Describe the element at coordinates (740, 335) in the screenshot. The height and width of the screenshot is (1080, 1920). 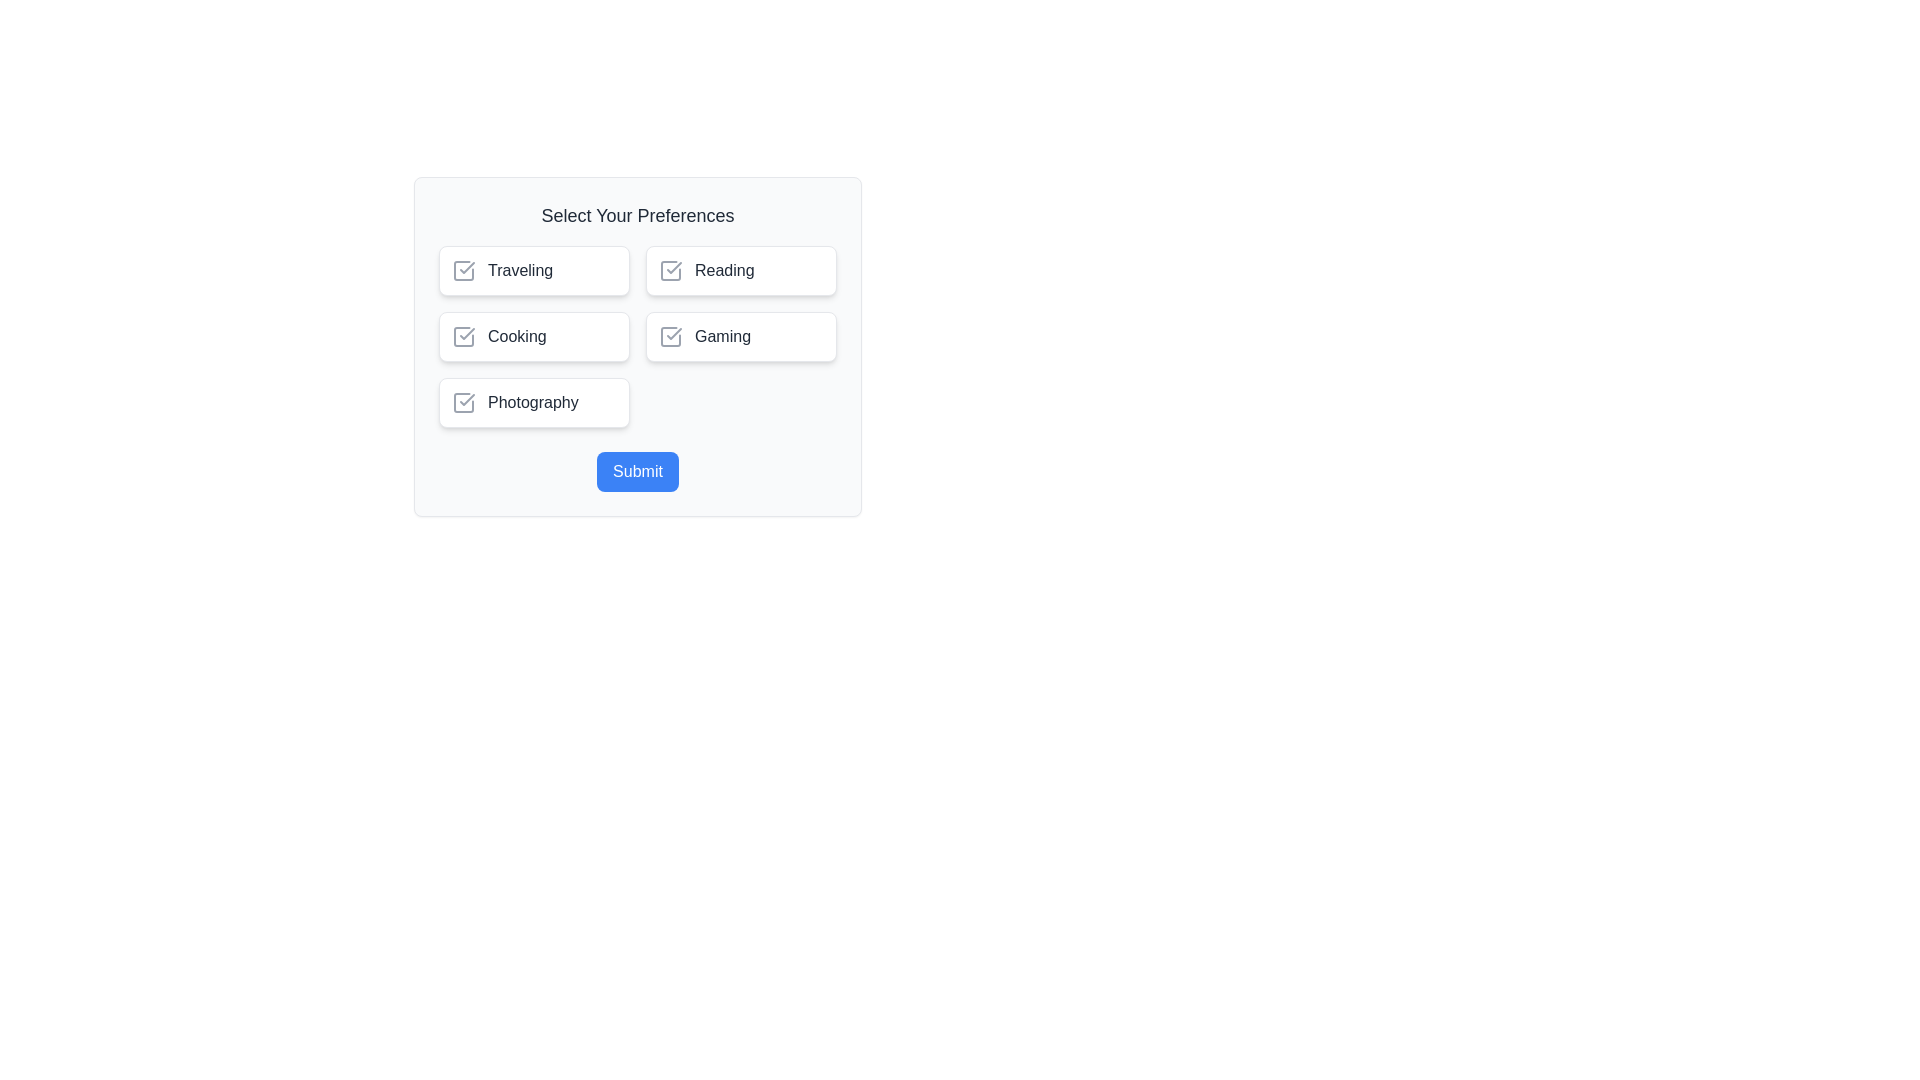
I see `the 'Gaming' checkbox-based selection button to navigate` at that location.